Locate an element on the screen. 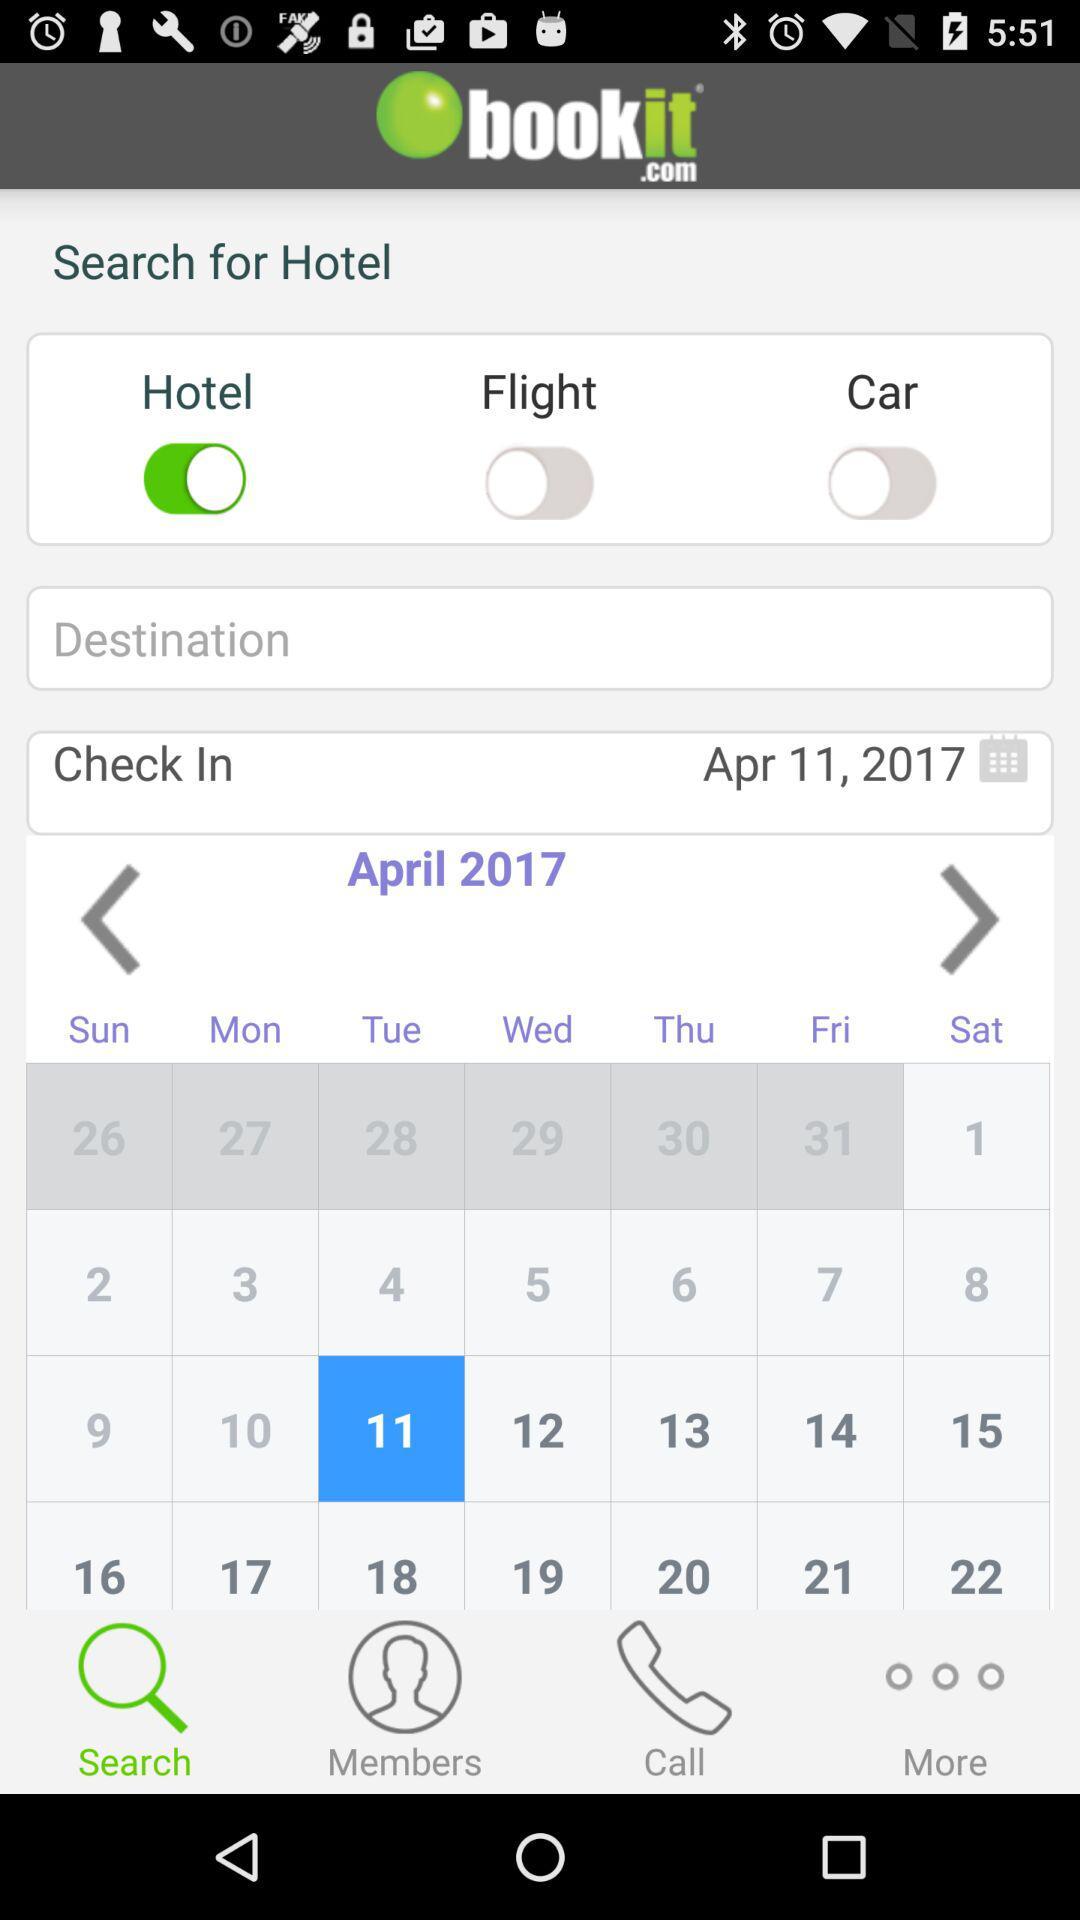 The height and width of the screenshot is (1920, 1080). the 17 icon is located at coordinates (244, 1554).